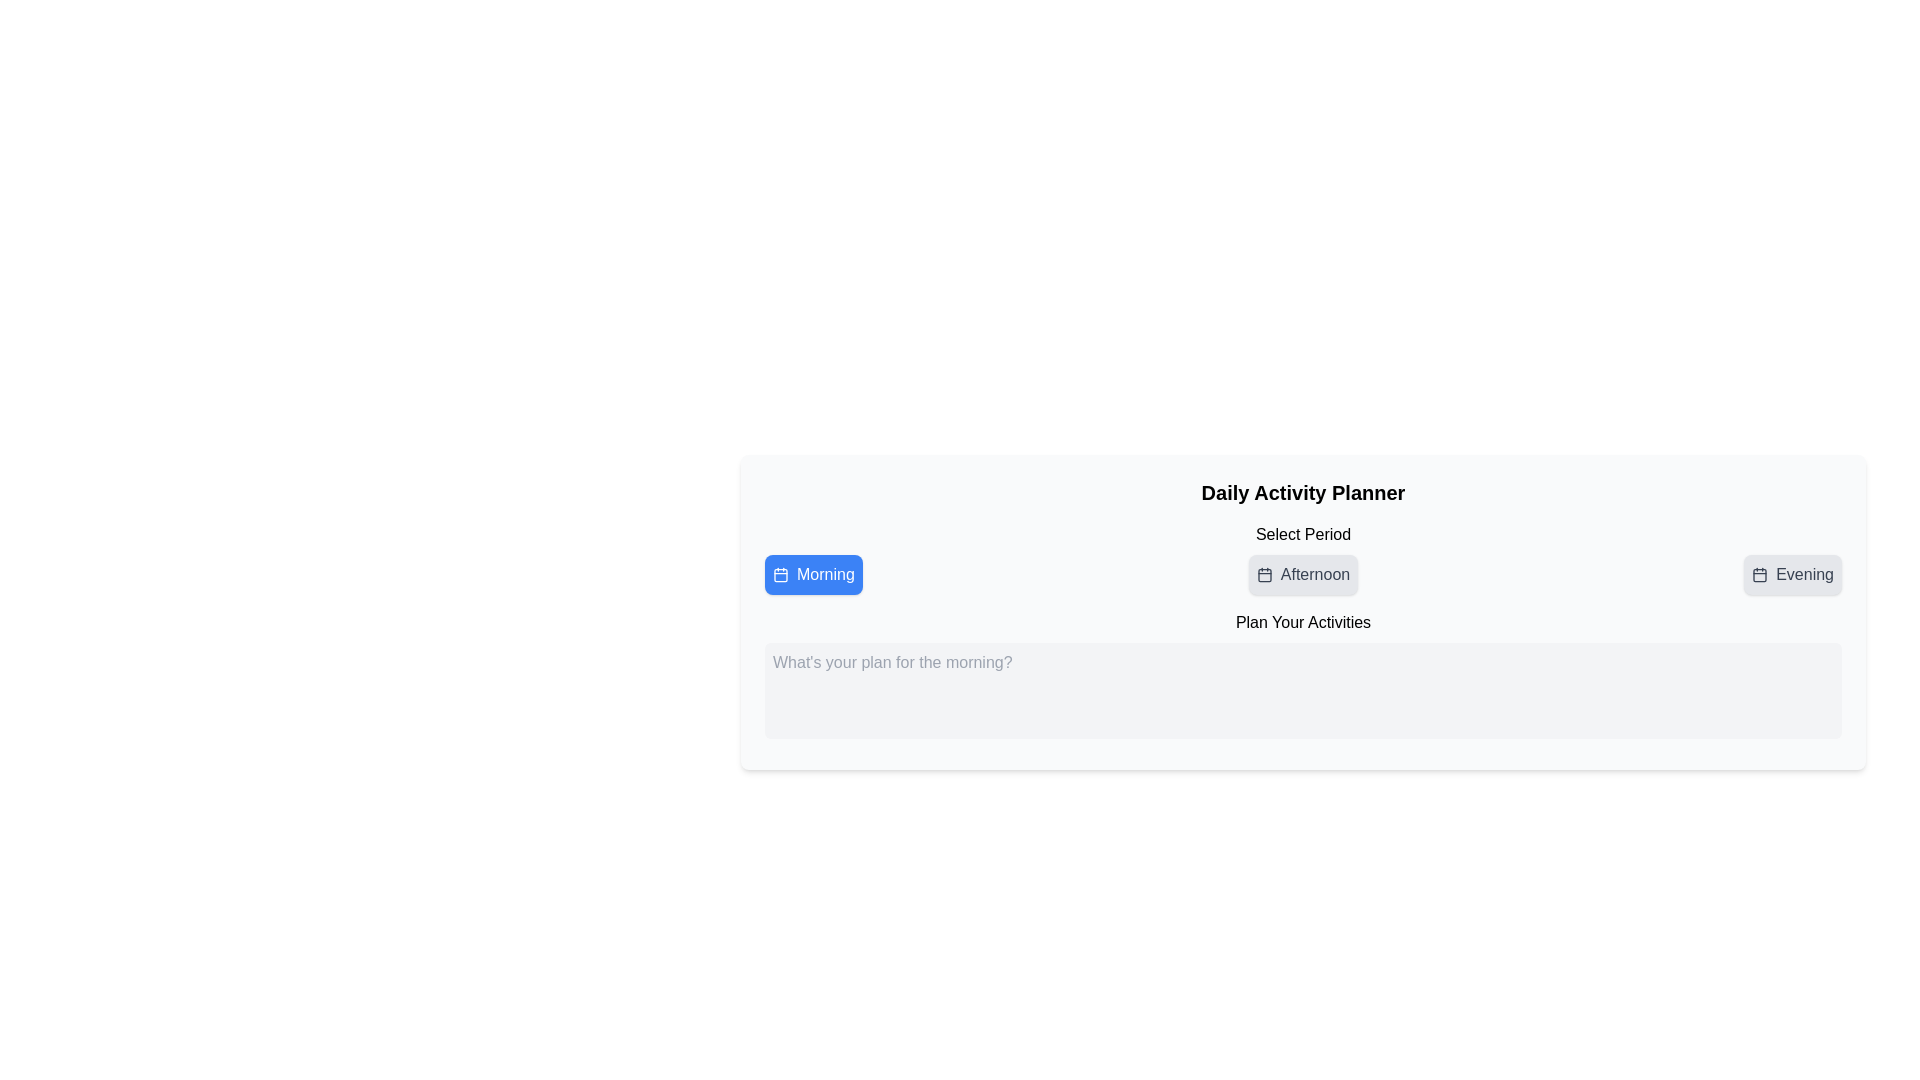  What do you see at coordinates (813, 574) in the screenshot?
I see `the blue 'Morning' button with a calendar icon for the context menu options` at bounding box center [813, 574].